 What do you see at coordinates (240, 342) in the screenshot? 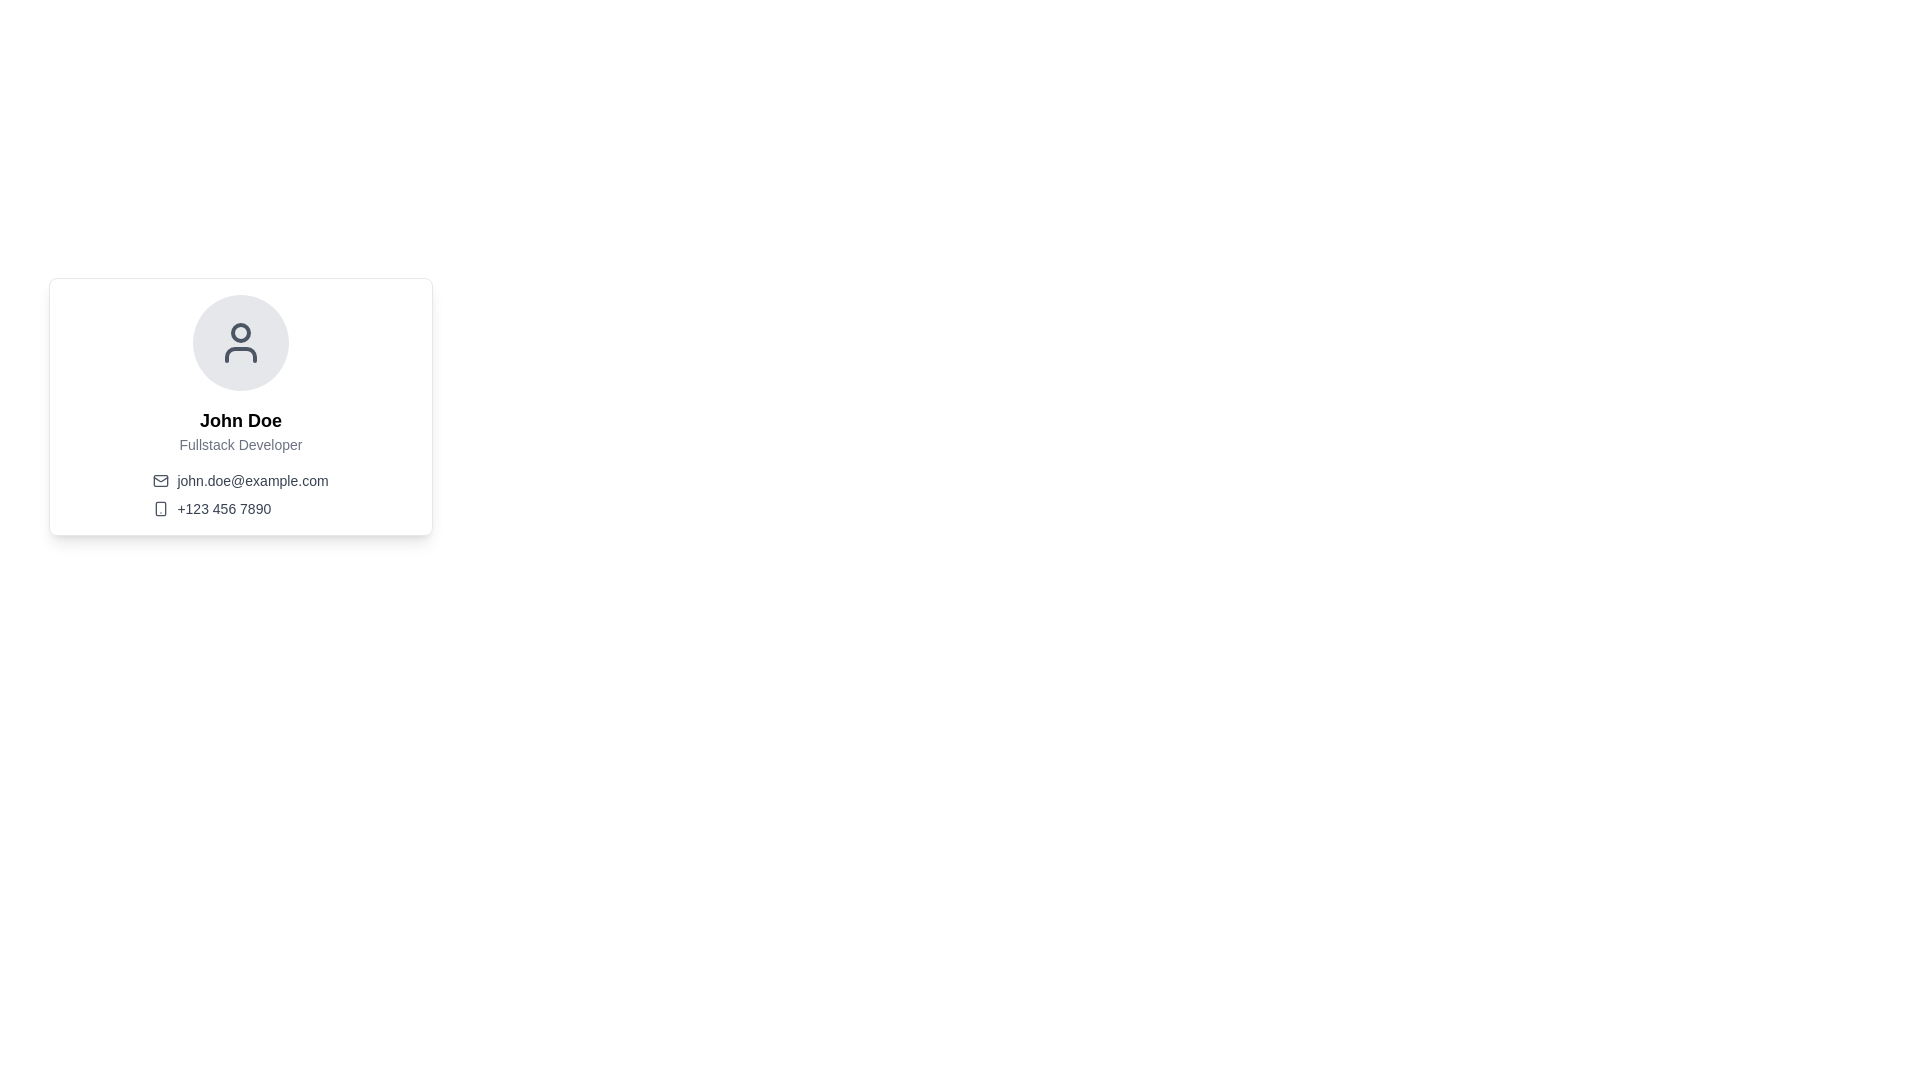
I see `the user icon, which is a minimalistic dark gray circle with a curved line representing shoulders, located at the top center of a card layout` at bounding box center [240, 342].